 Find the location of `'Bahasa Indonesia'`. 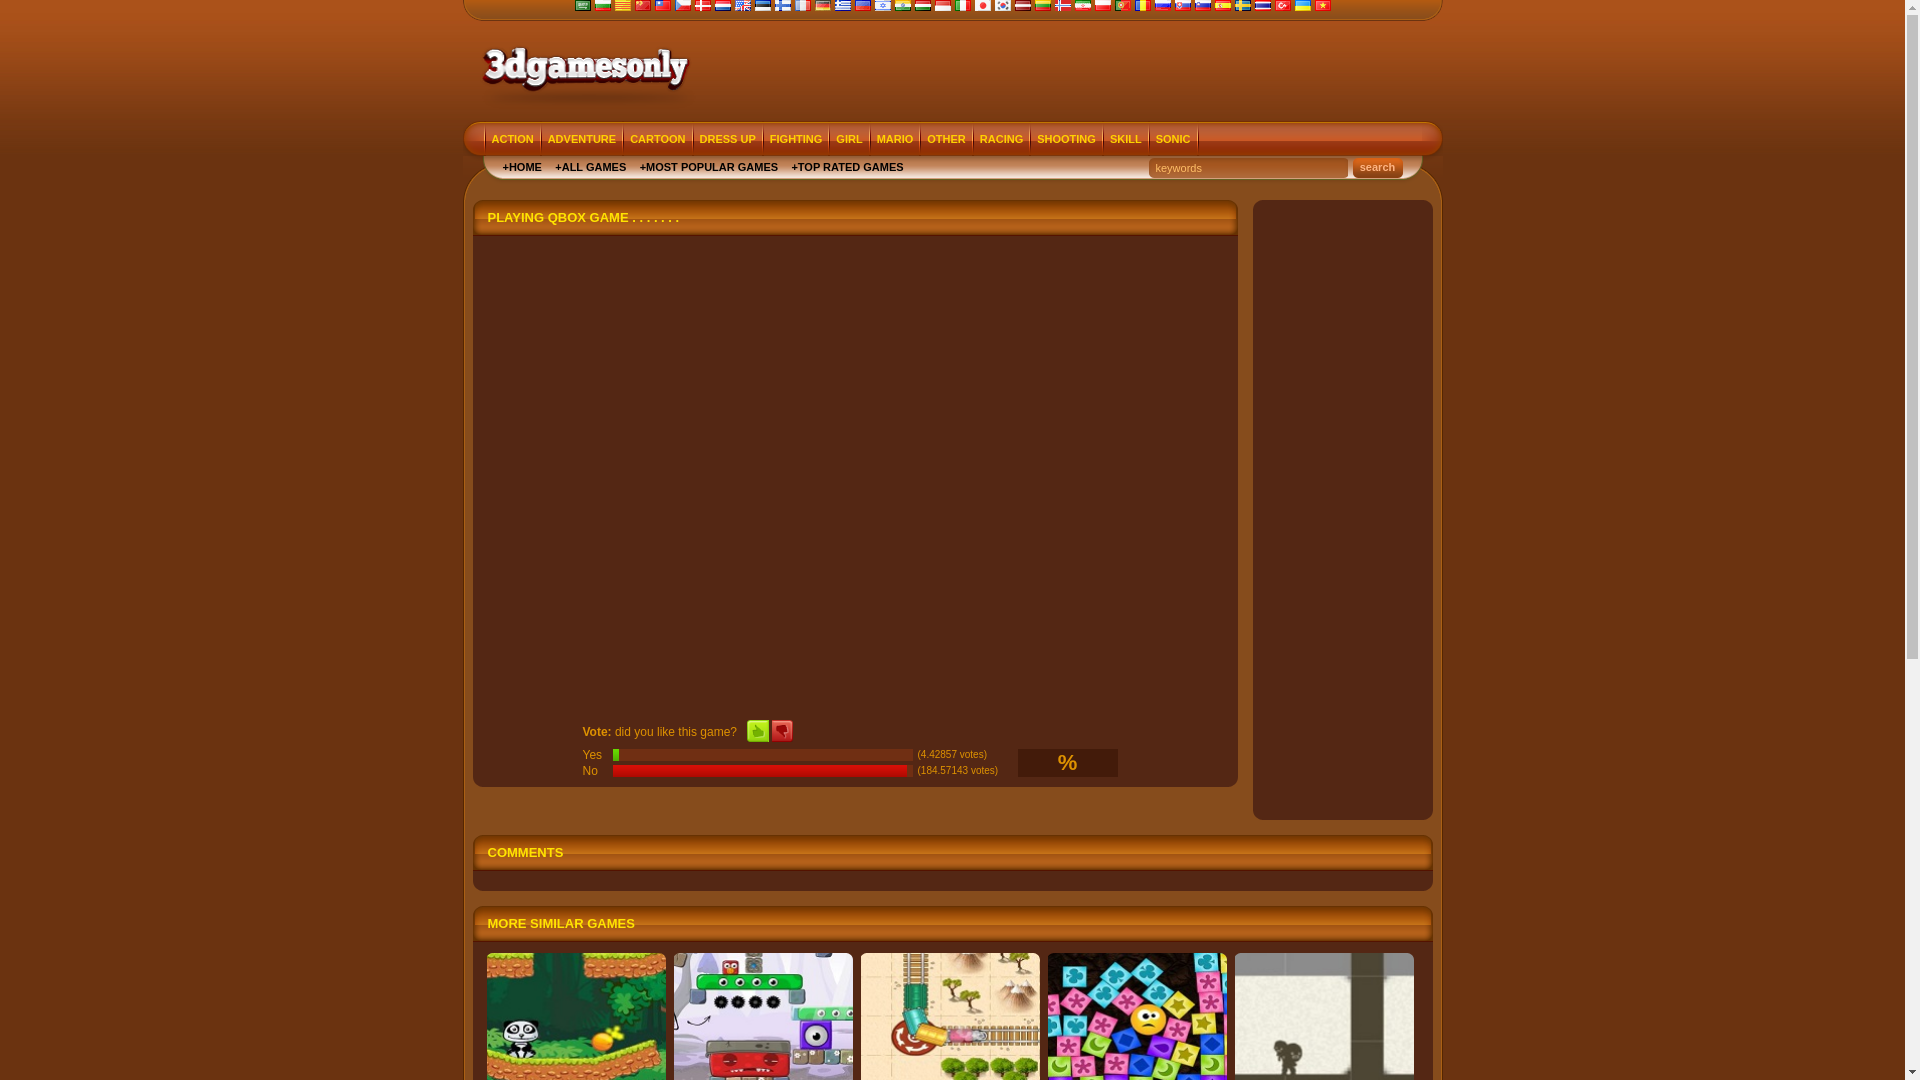

'Bahasa Indonesia' is located at coordinates (940, 7).